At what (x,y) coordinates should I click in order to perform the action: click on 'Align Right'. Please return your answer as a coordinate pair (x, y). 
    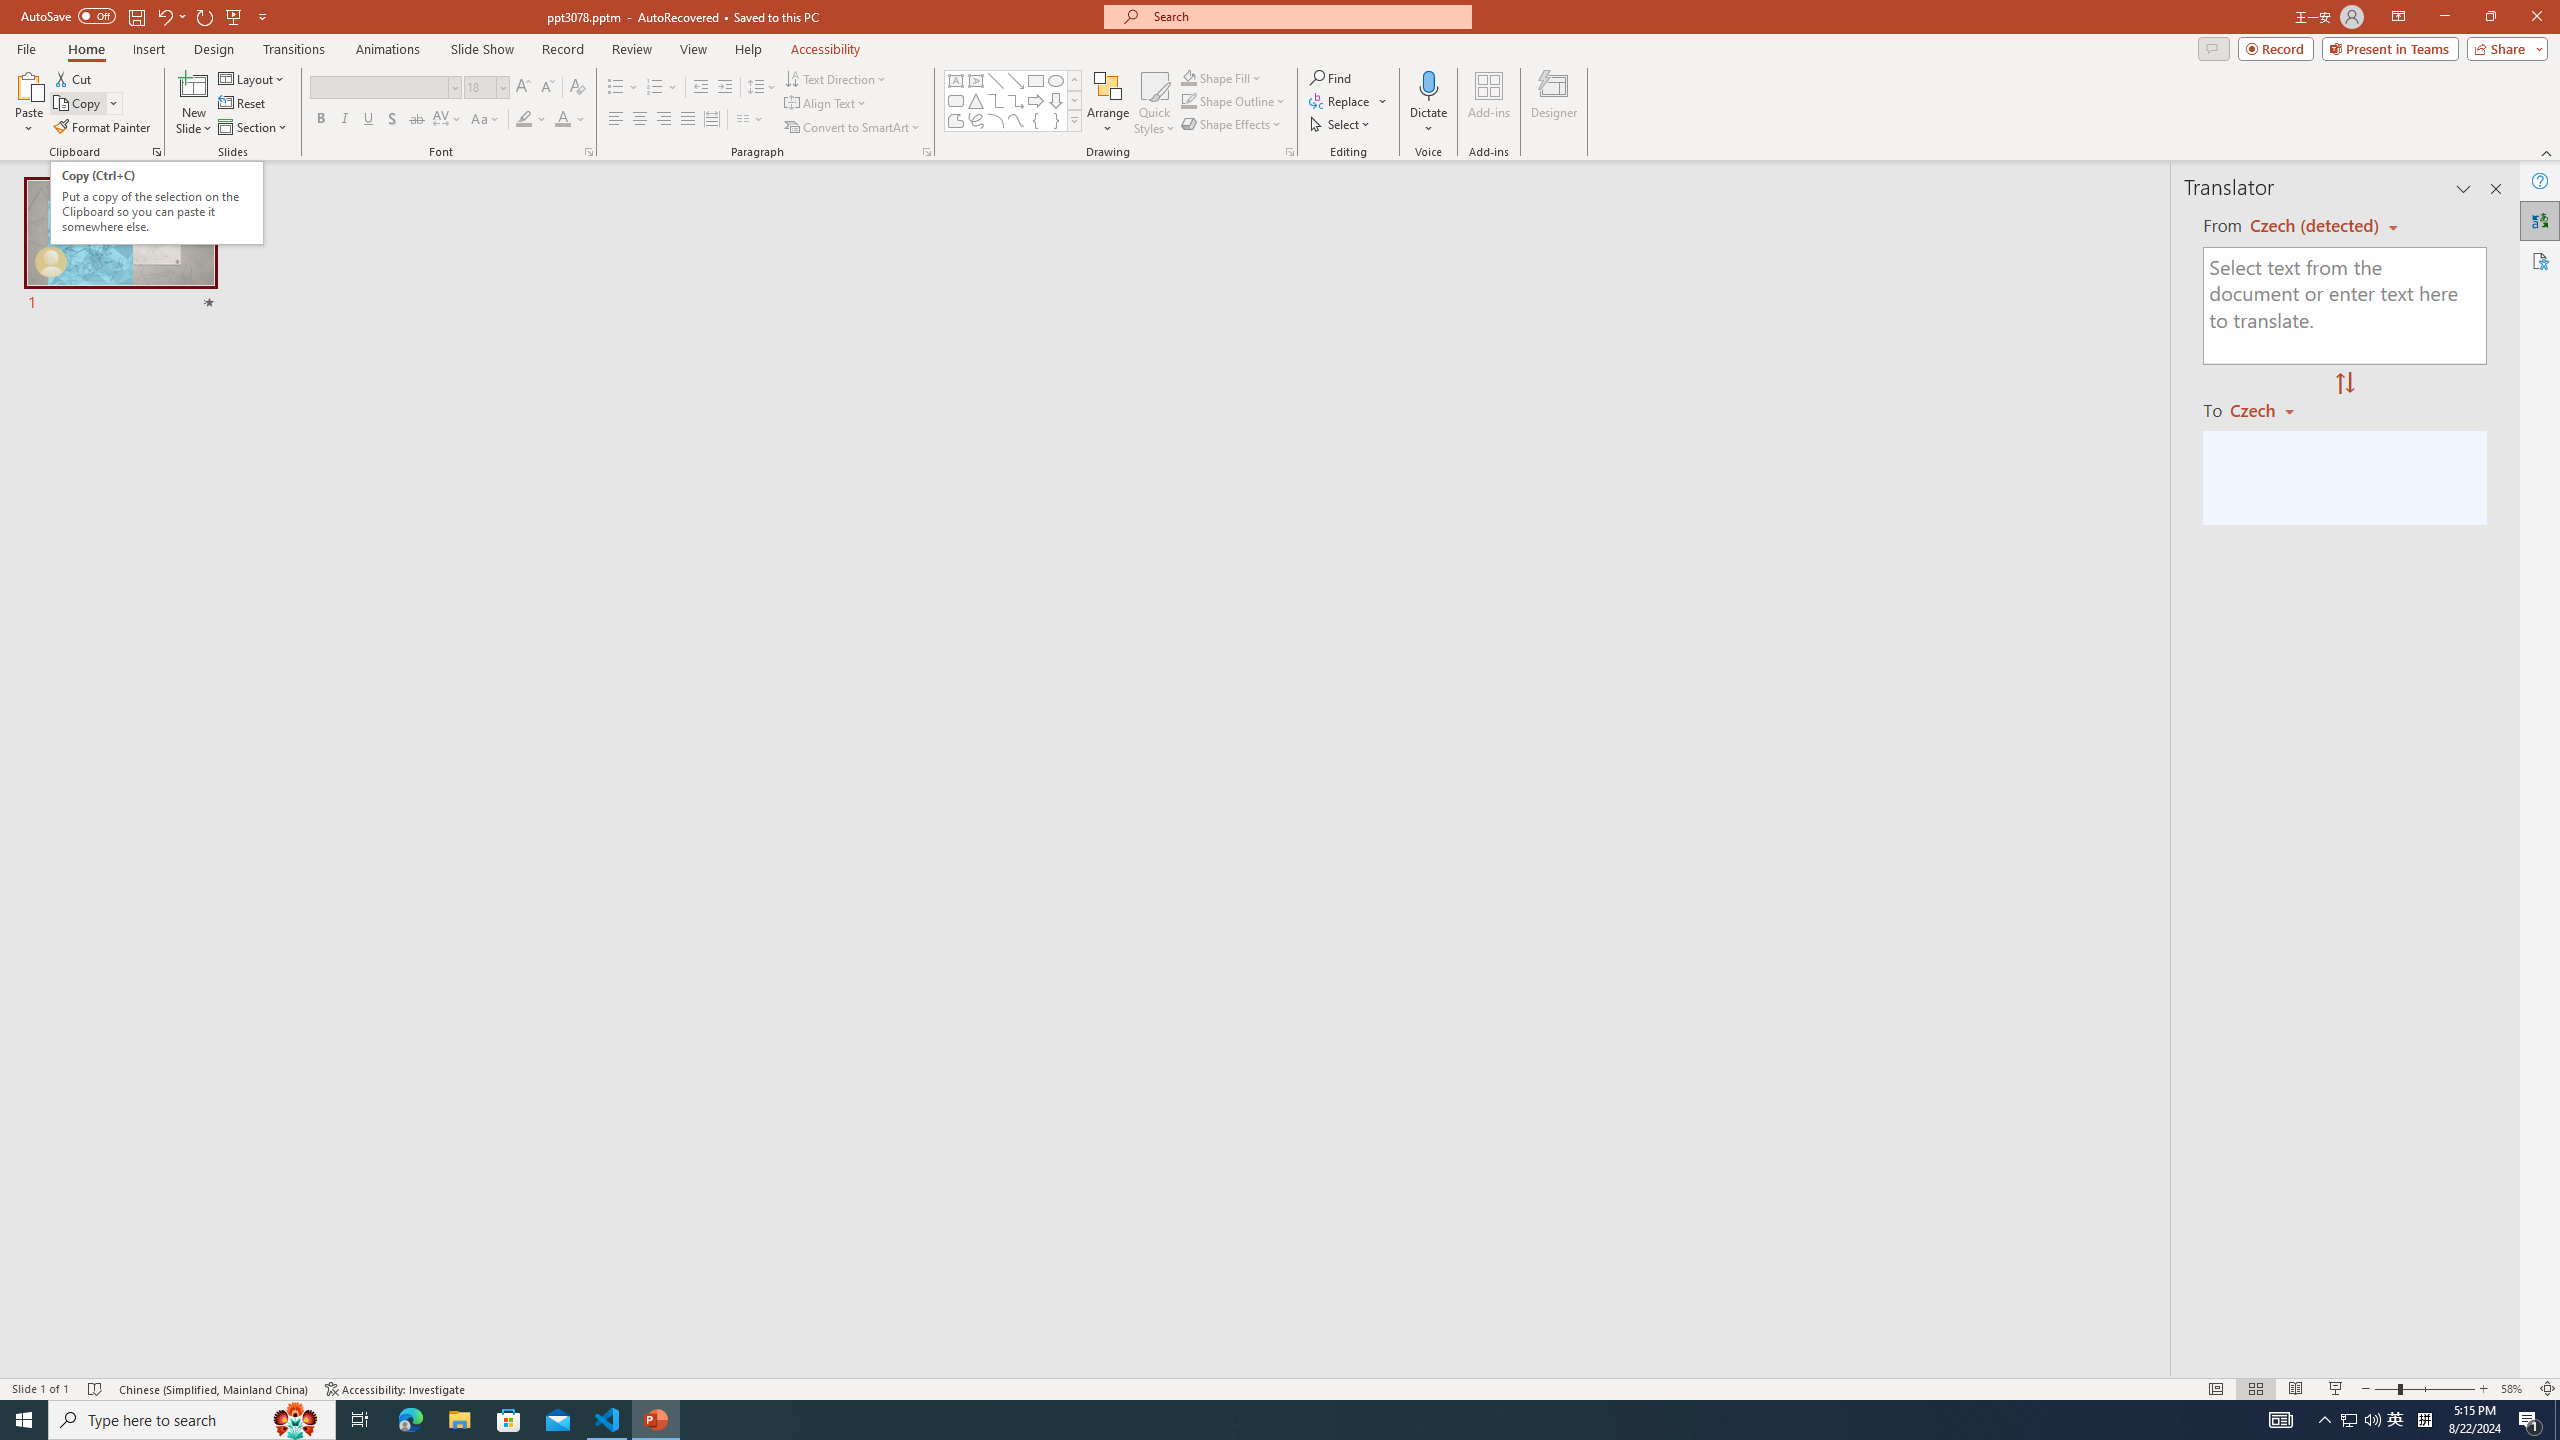
    Looking at the image, I should click on (664, 118).